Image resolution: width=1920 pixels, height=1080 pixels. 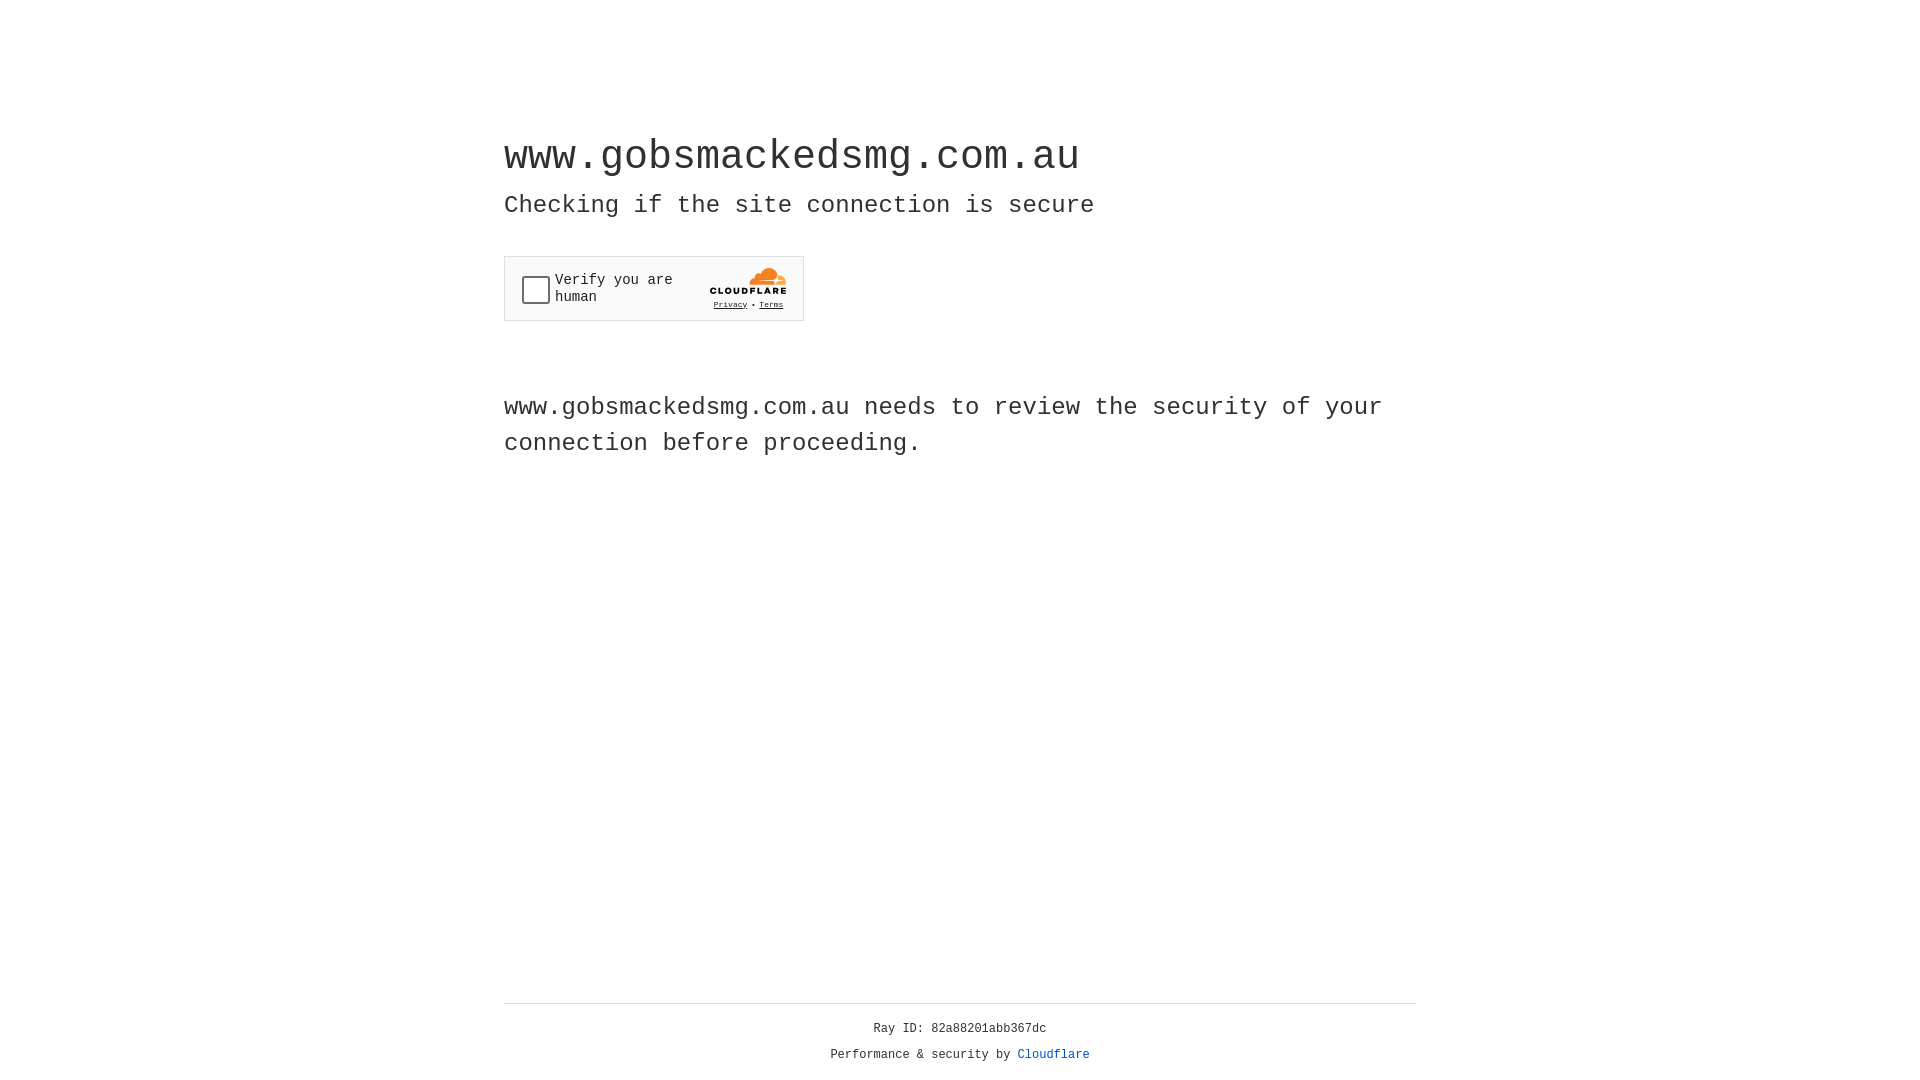 I want to click on 'Cloudflare', so click(x=1053, y=1054).